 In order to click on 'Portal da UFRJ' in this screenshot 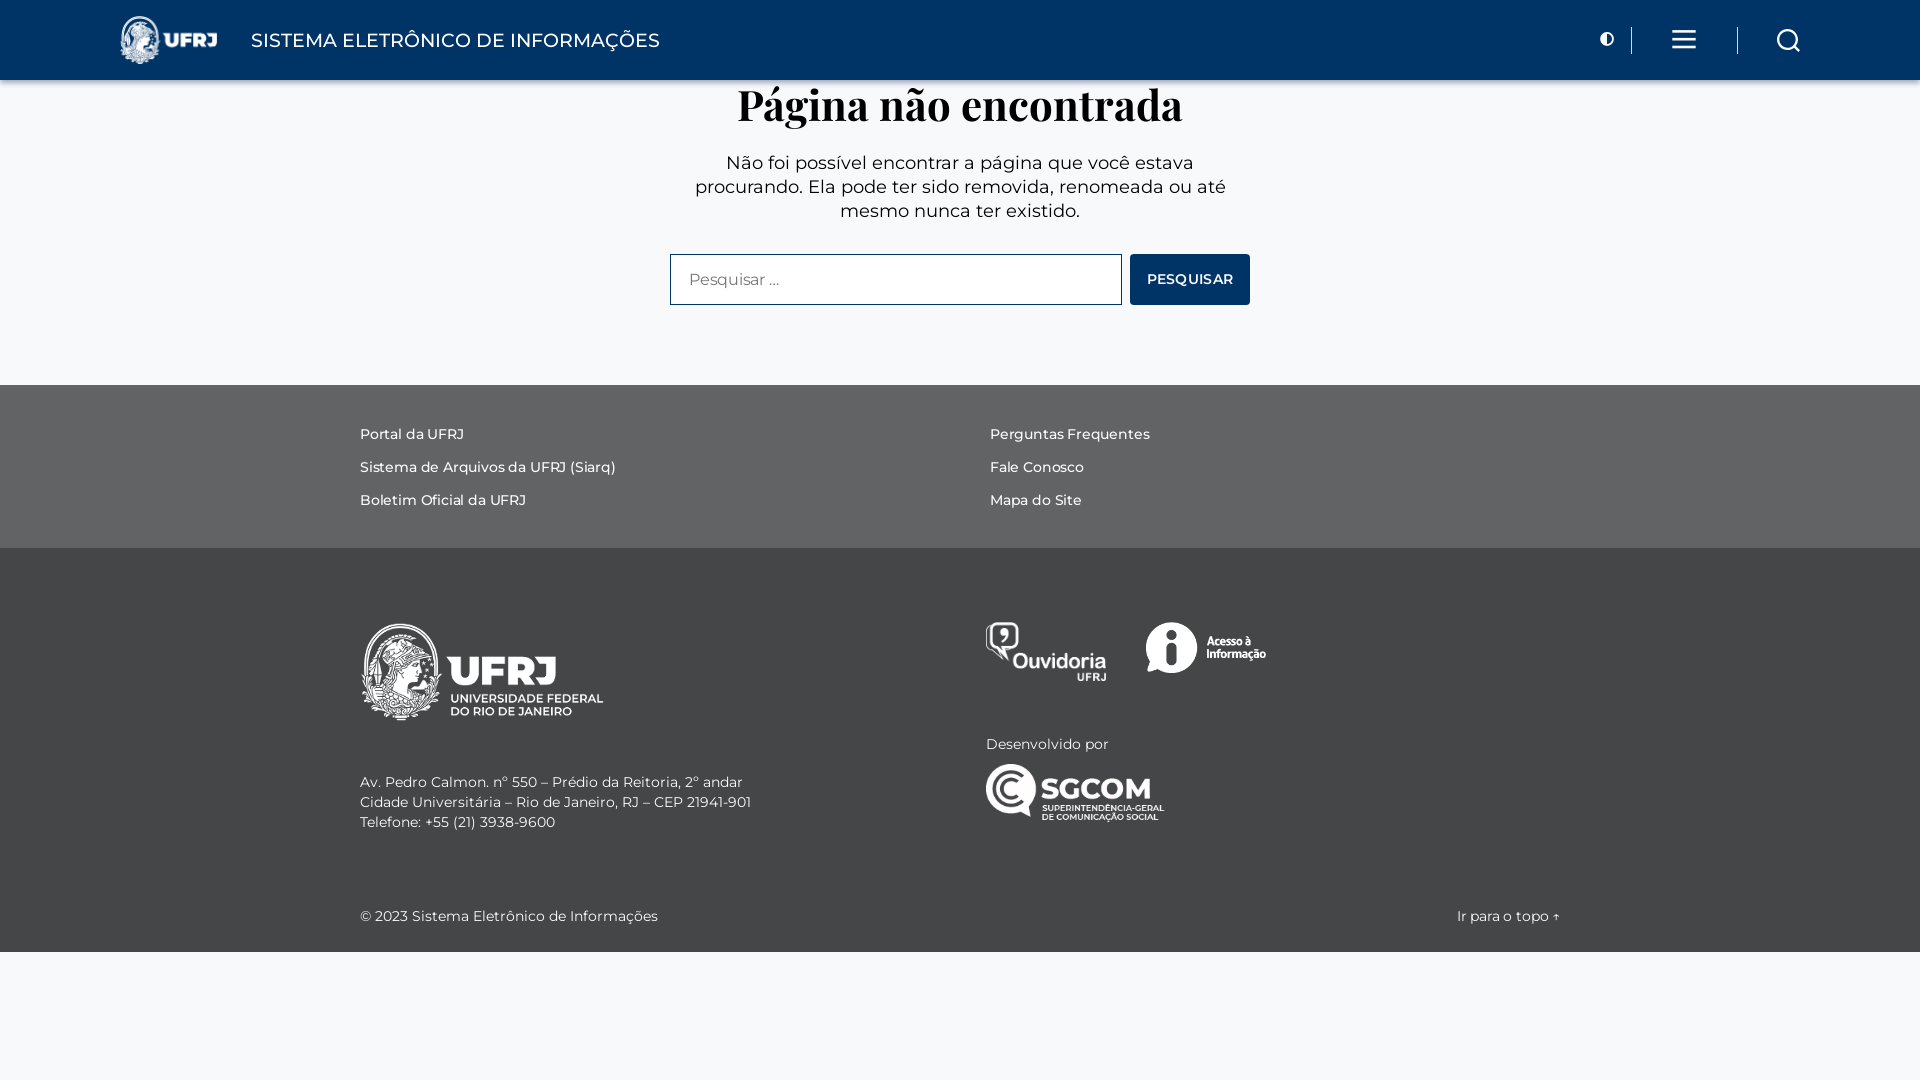, I will do `click(410, 433)`.